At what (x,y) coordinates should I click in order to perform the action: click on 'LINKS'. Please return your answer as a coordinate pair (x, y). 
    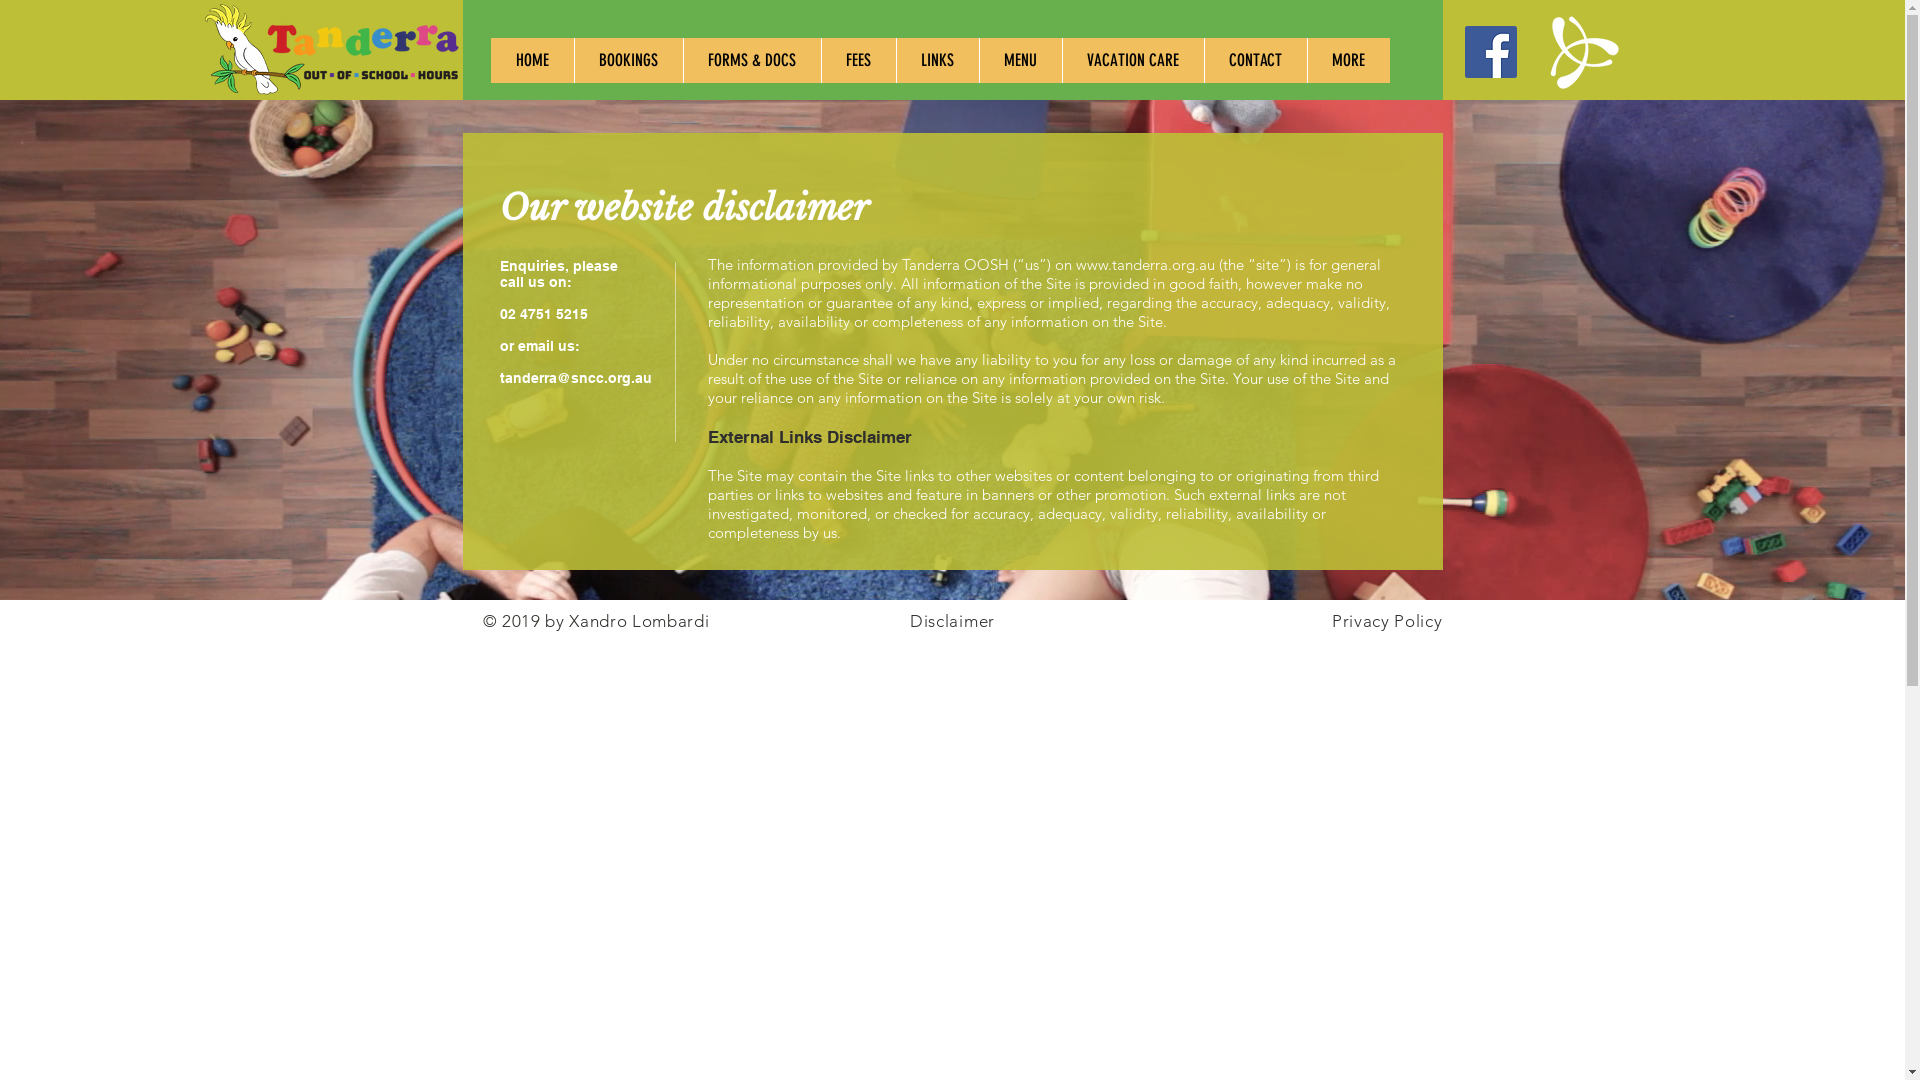
    Looking at the image, I should click on (936, 59).